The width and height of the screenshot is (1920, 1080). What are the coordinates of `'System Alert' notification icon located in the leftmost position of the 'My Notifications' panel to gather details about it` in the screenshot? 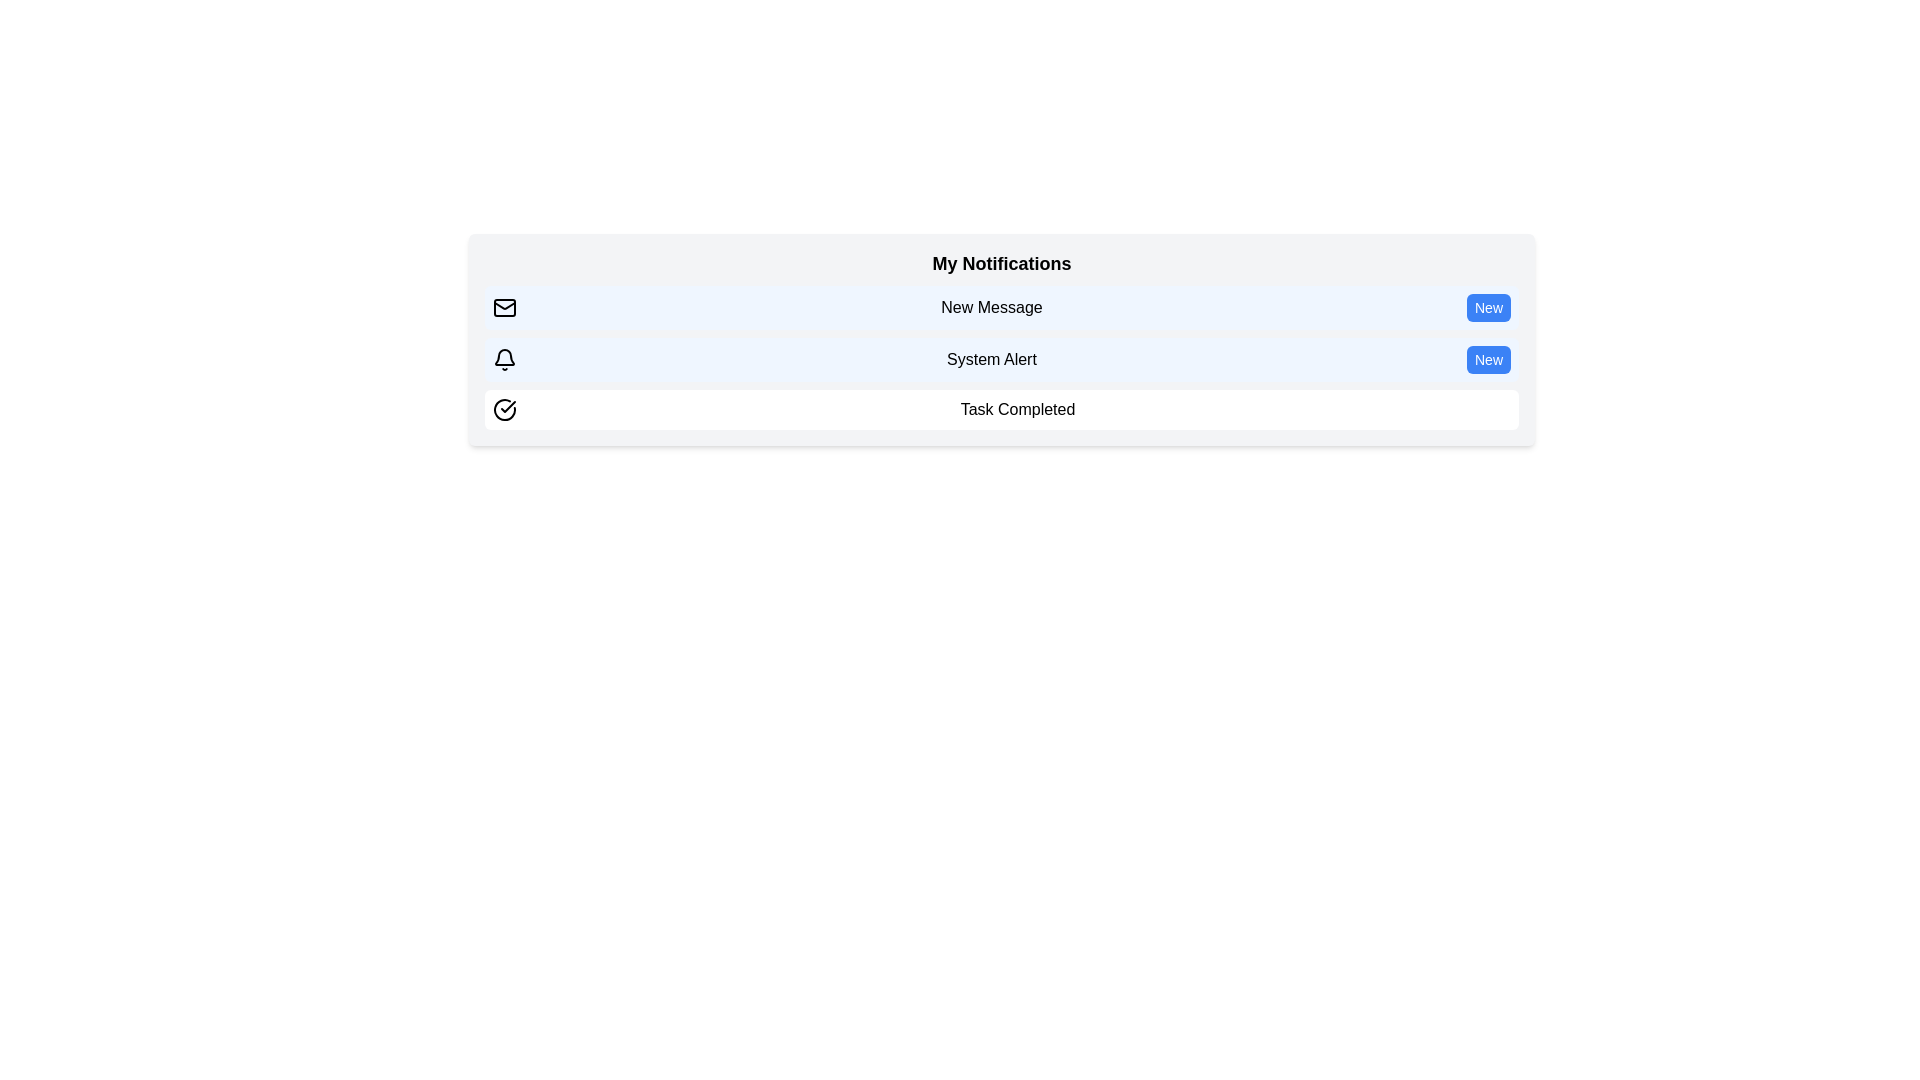 It's located at (504, 358).